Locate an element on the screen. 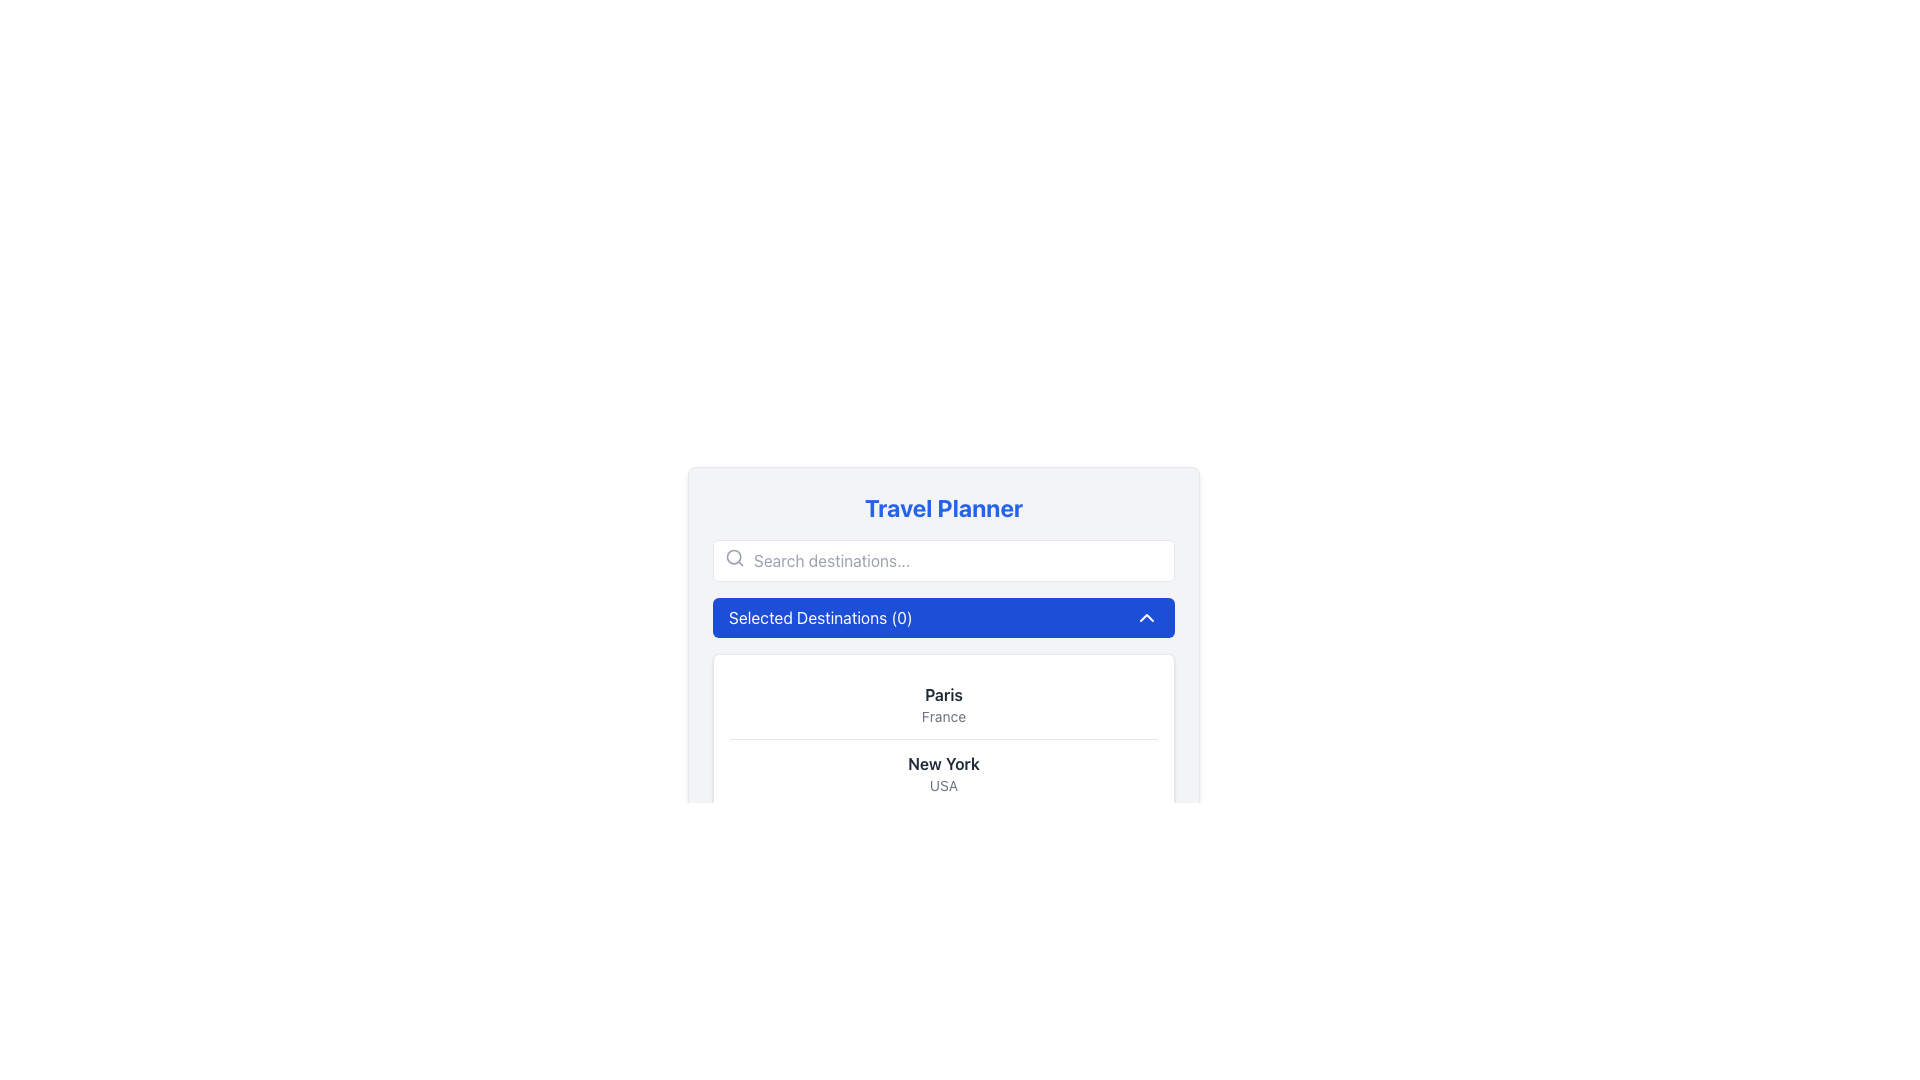 This screenshot has height=1080, width=1920. the search icon located at the top-left of the input search bar in the 'Travel Planner' section, which represents the search functionality is located at coordinates (733, 558).